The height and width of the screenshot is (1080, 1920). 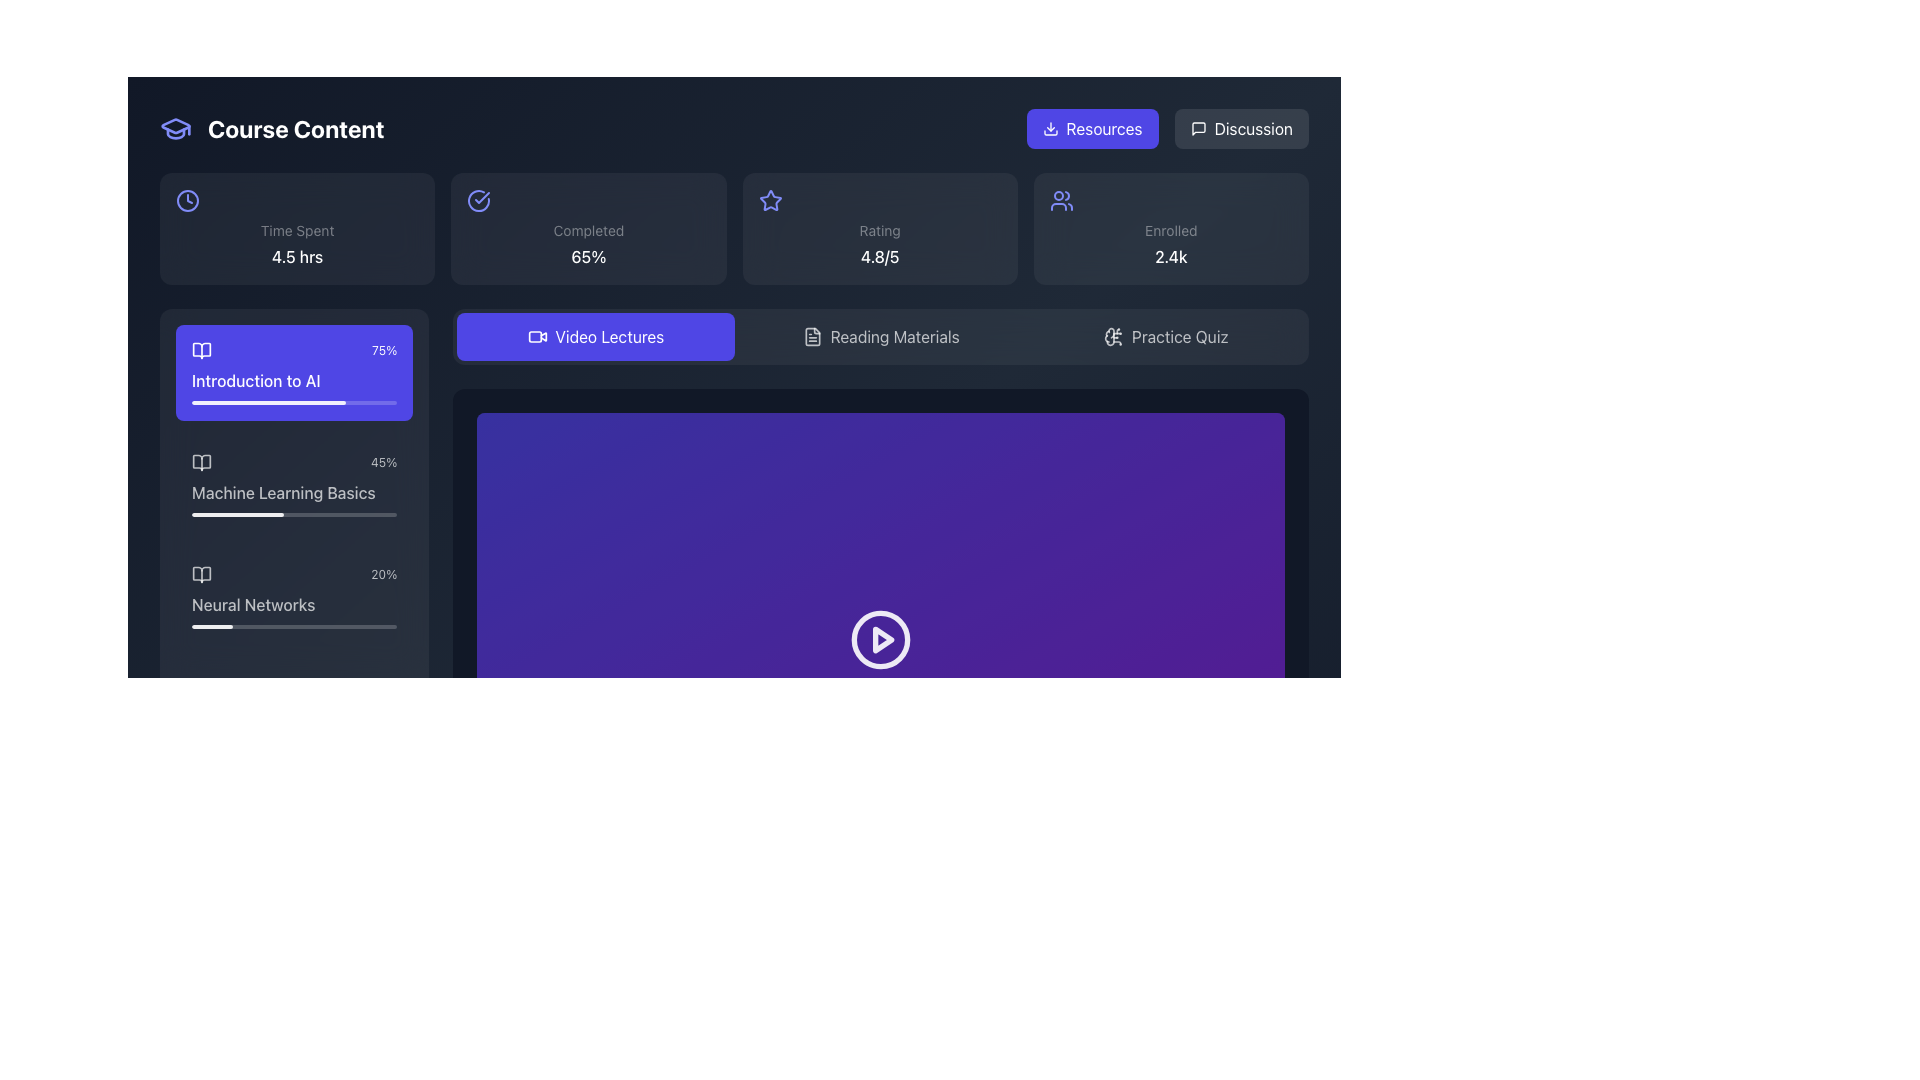 What do you see at coordinates (587, 256) in the screenshot?
I see `the non-interactive text display showing '65%' which is styled with a medium font weight and located below the 'Completed' label in the top-right section of the interface` at bounding box center [587, 256].